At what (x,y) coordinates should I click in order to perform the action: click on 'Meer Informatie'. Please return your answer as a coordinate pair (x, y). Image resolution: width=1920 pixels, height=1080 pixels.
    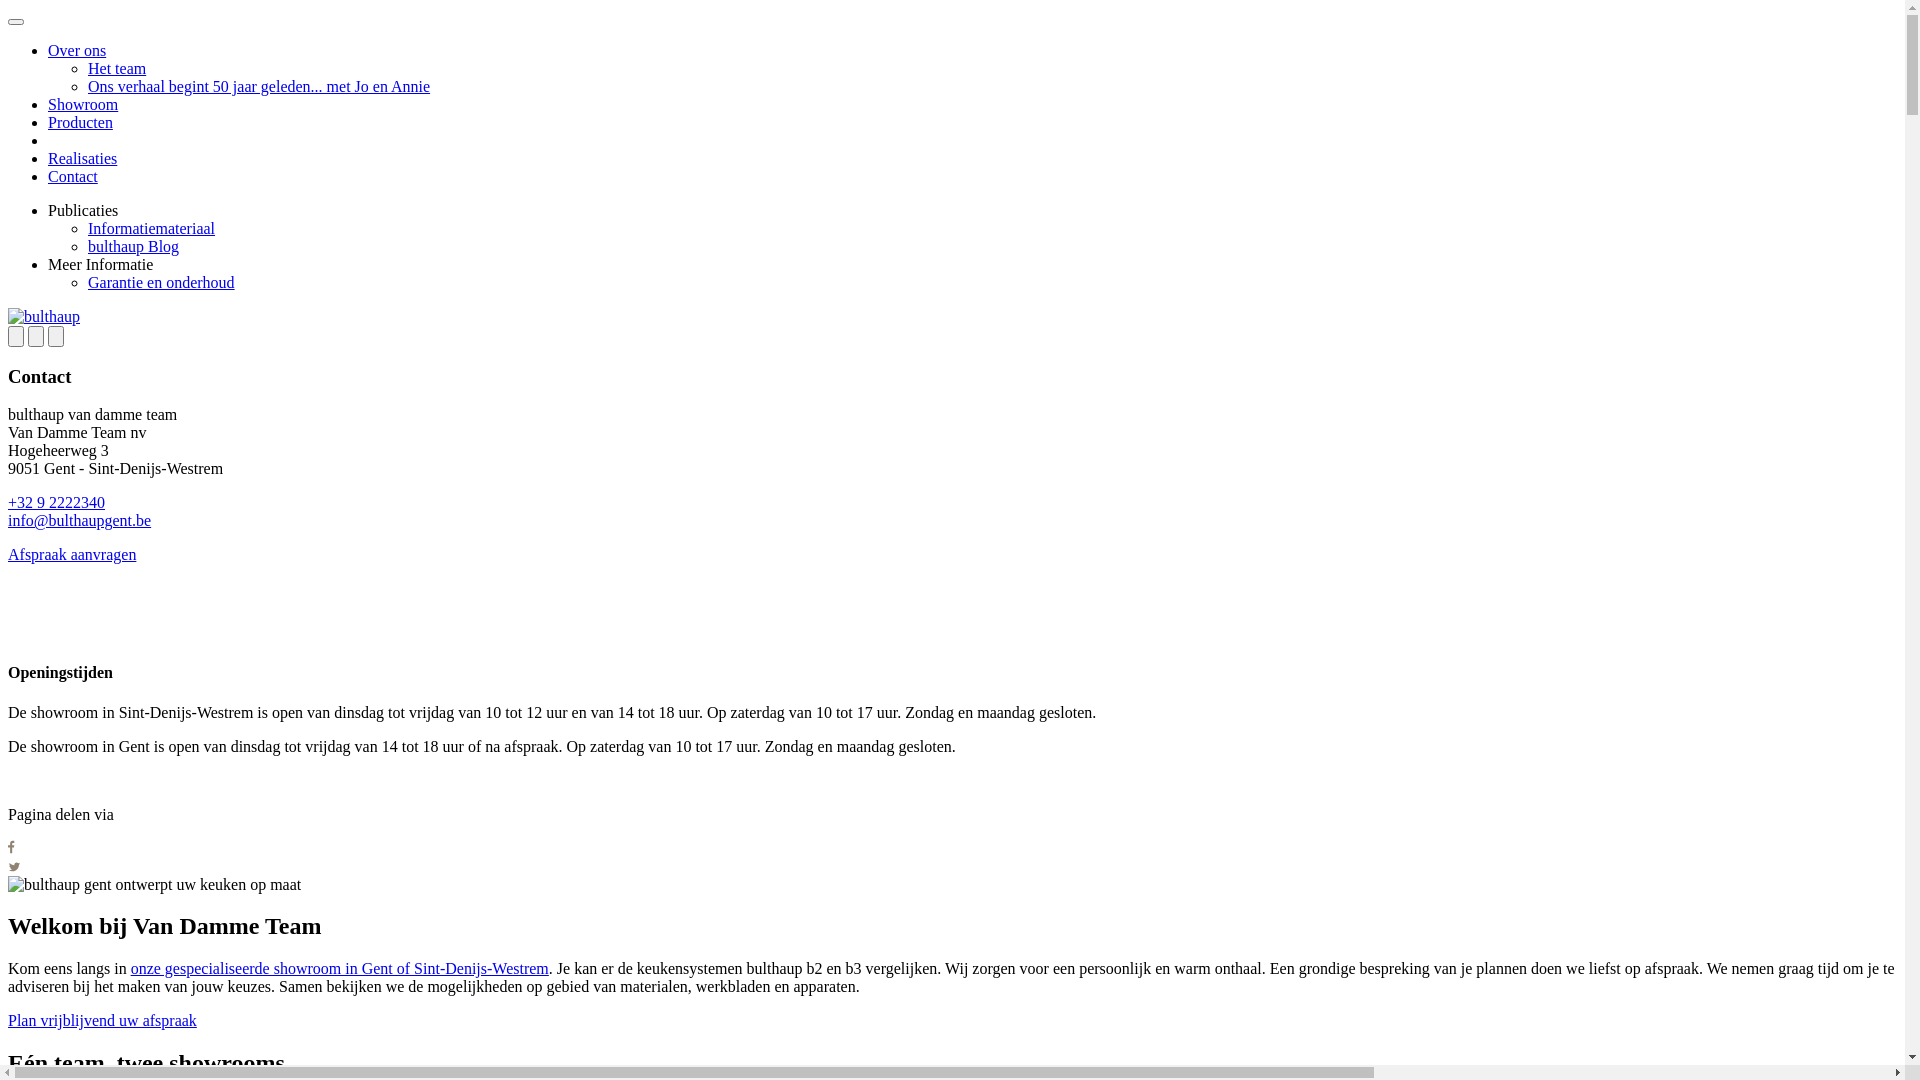
    Looking at the image, I should click on (48, 263).